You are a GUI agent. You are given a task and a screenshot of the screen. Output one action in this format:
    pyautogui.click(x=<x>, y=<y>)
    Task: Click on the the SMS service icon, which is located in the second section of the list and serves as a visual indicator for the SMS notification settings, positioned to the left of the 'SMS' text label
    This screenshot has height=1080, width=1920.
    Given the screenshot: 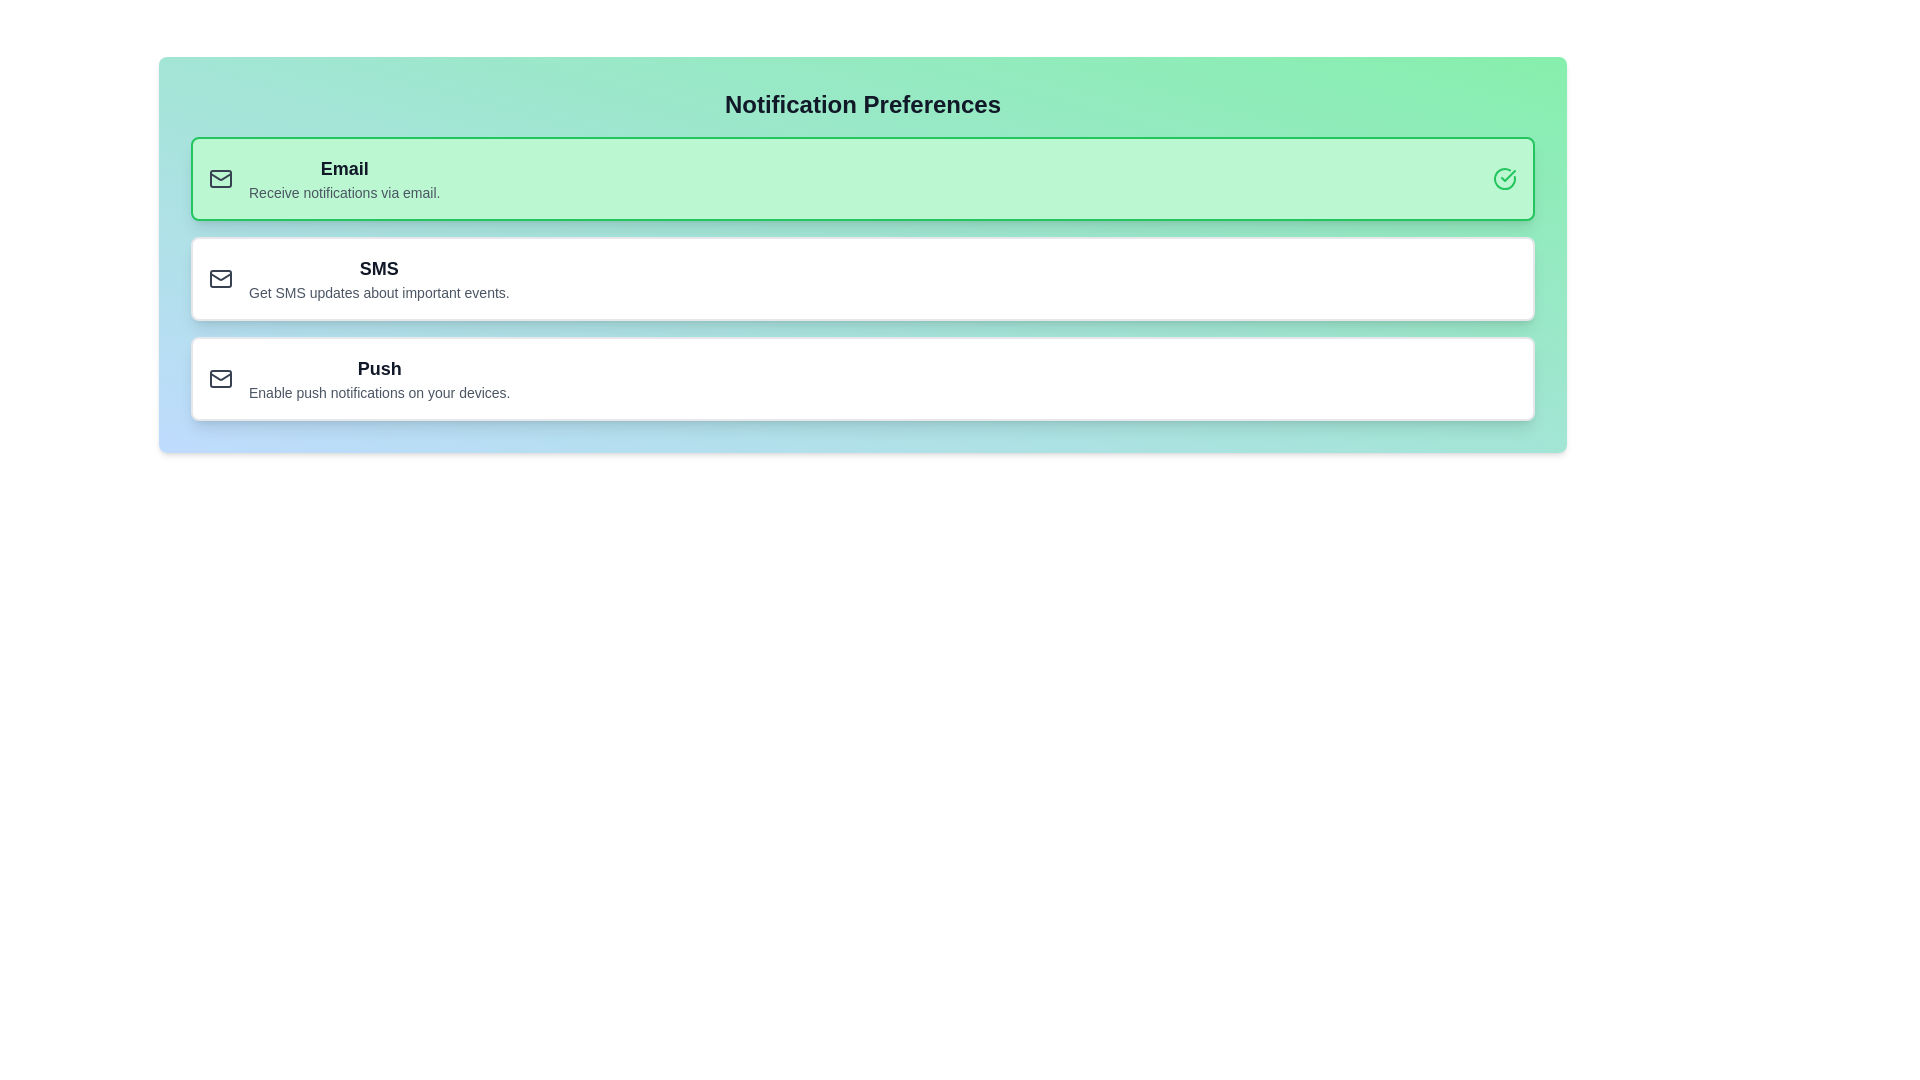 What is the action you would take?
    pyautogui.click(x=220, y=278)
    